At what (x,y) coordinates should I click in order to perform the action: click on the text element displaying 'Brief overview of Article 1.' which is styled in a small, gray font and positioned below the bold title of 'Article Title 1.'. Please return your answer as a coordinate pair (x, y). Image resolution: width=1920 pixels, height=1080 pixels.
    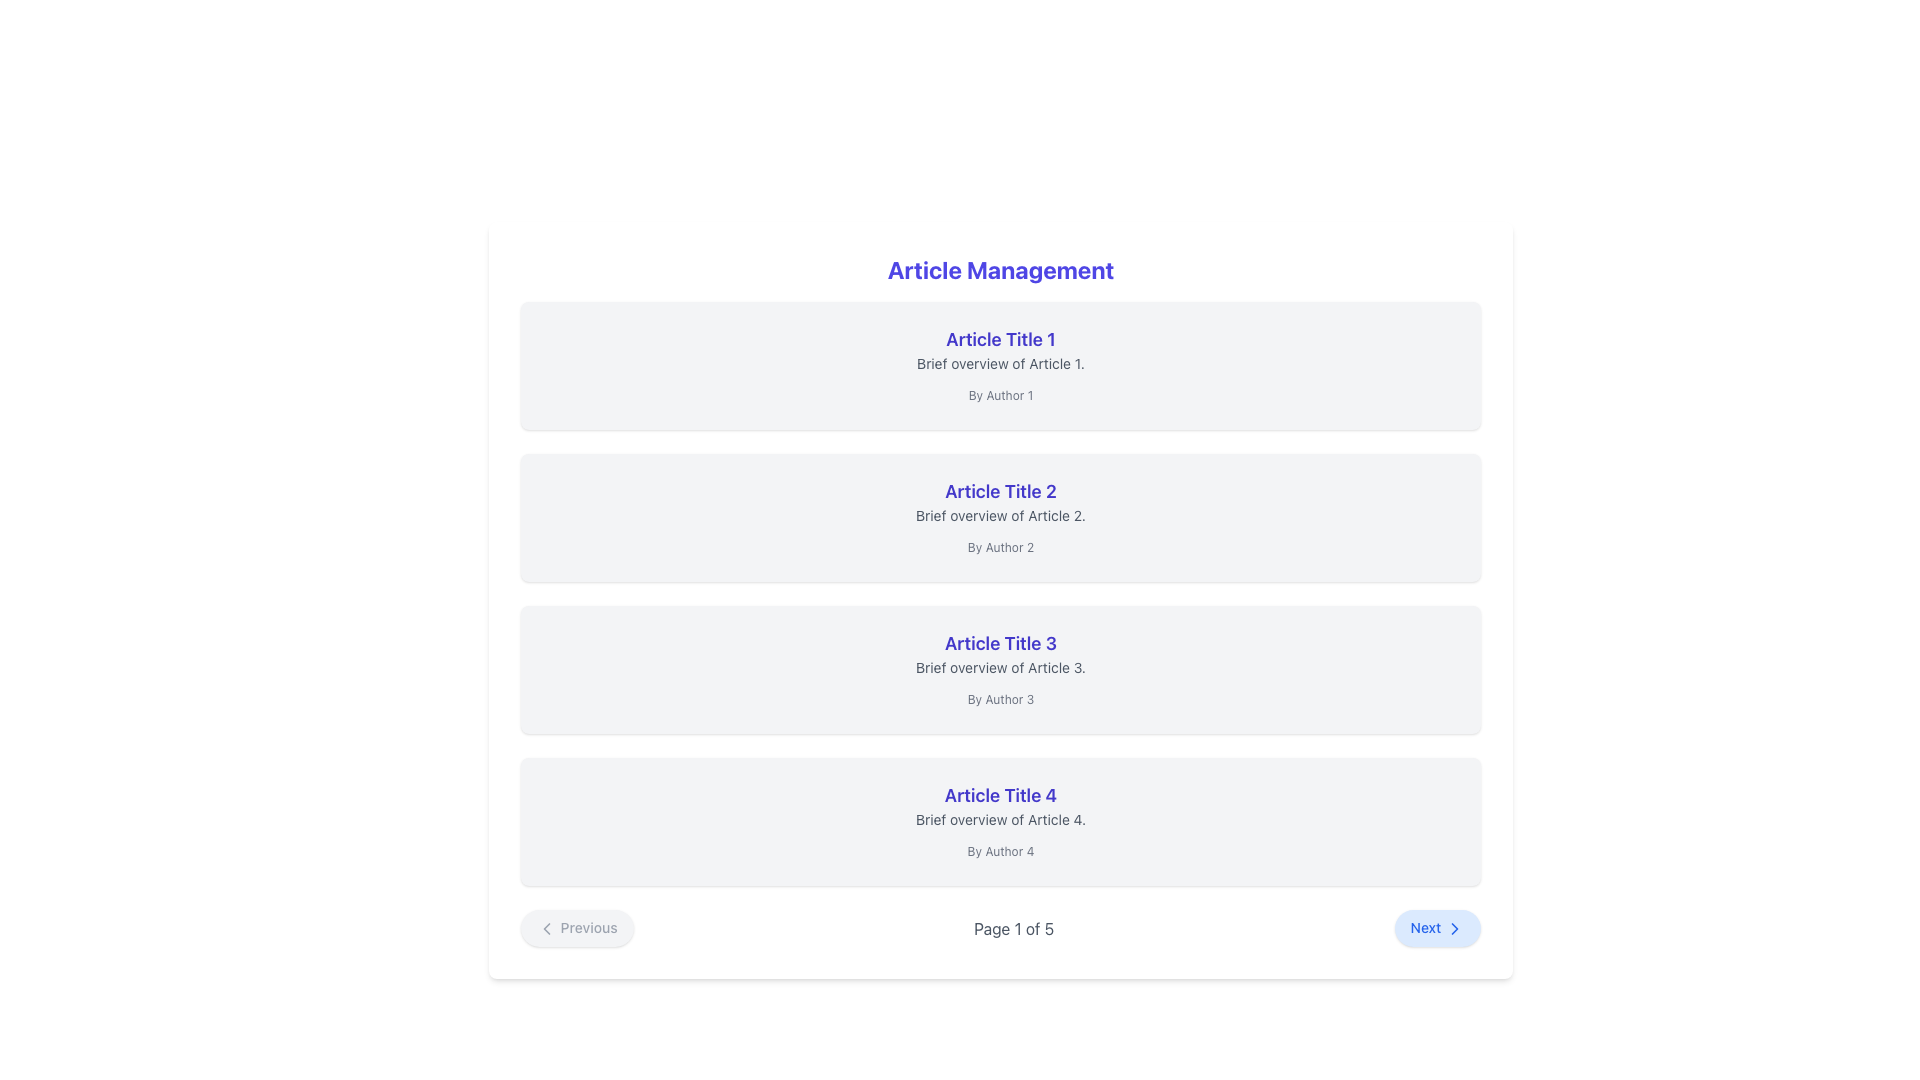
    Looking at the image, I should click on (1001, 363).